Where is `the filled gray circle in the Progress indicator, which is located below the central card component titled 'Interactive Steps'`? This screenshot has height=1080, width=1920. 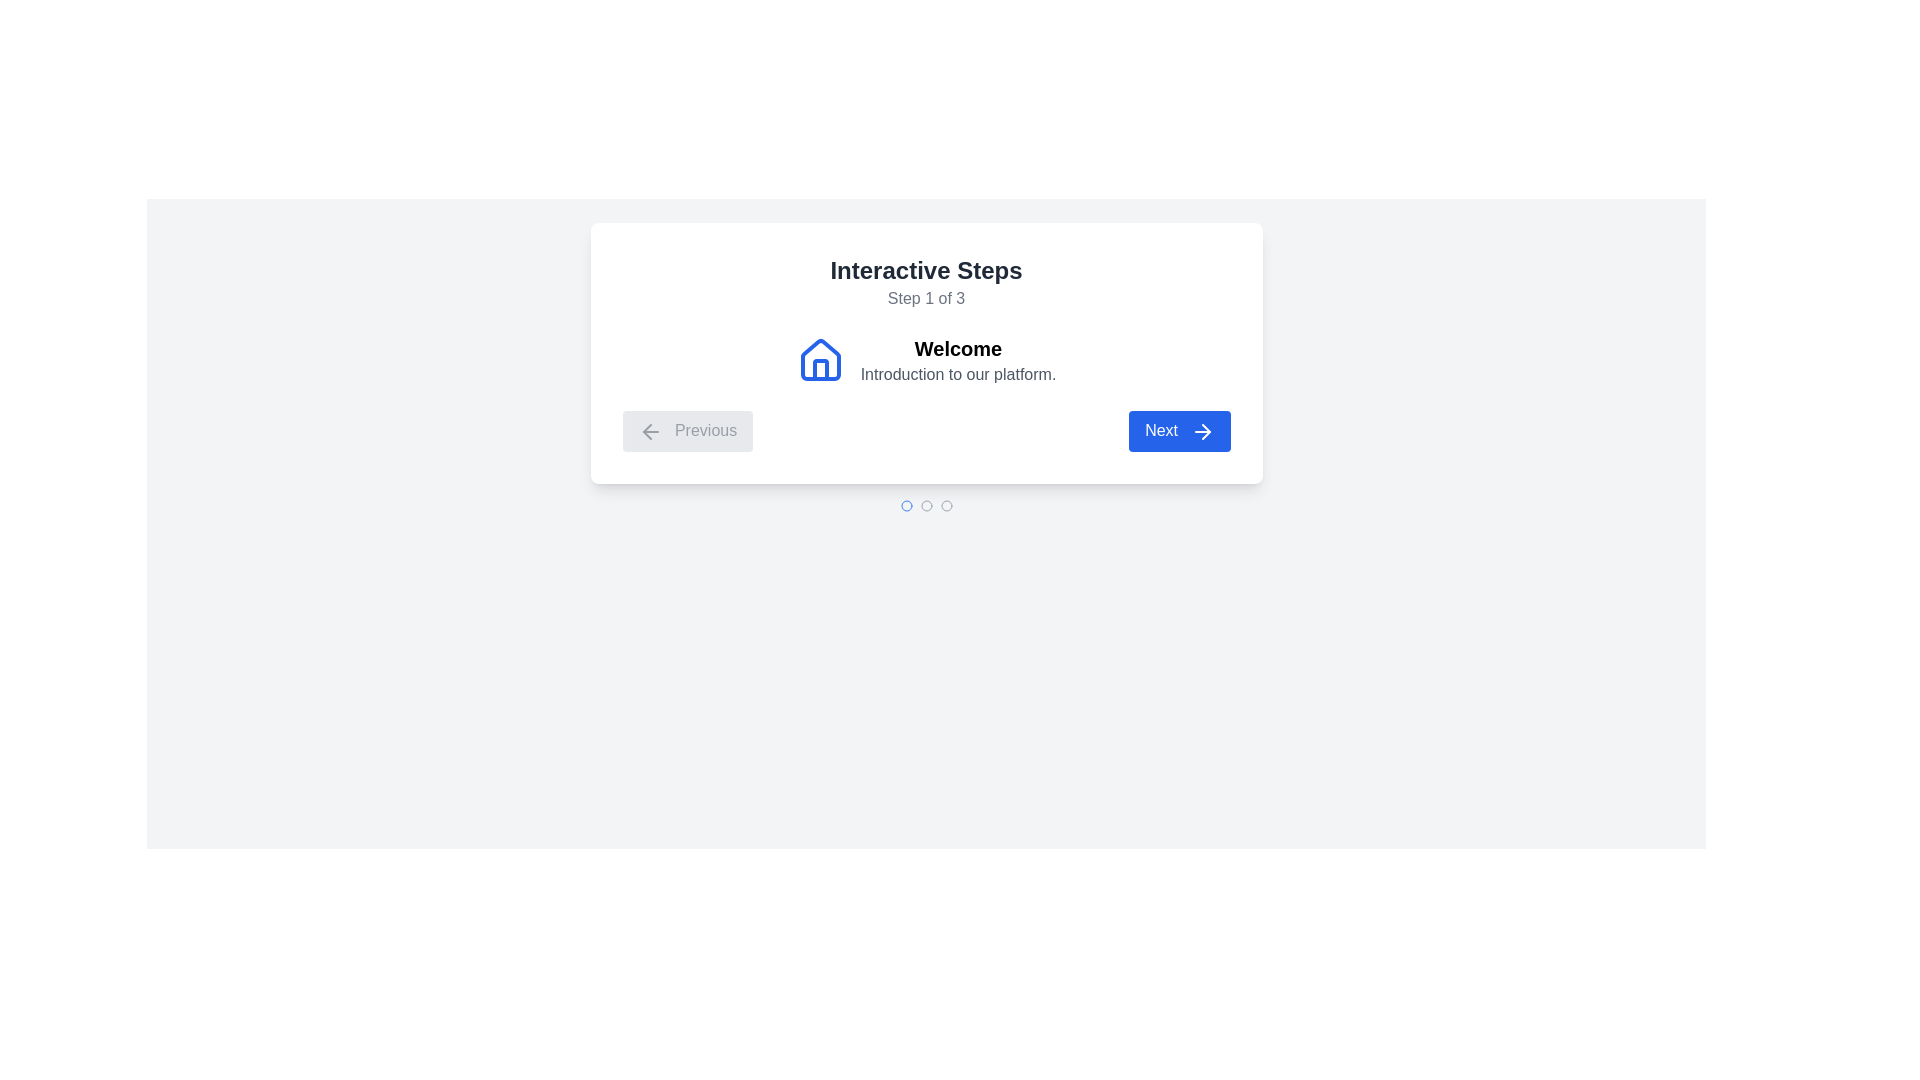
the filled gray circle in the Progress indicator, which is located below the central card component titled 'Interactive Steps' is located at coordinates (925, 504).